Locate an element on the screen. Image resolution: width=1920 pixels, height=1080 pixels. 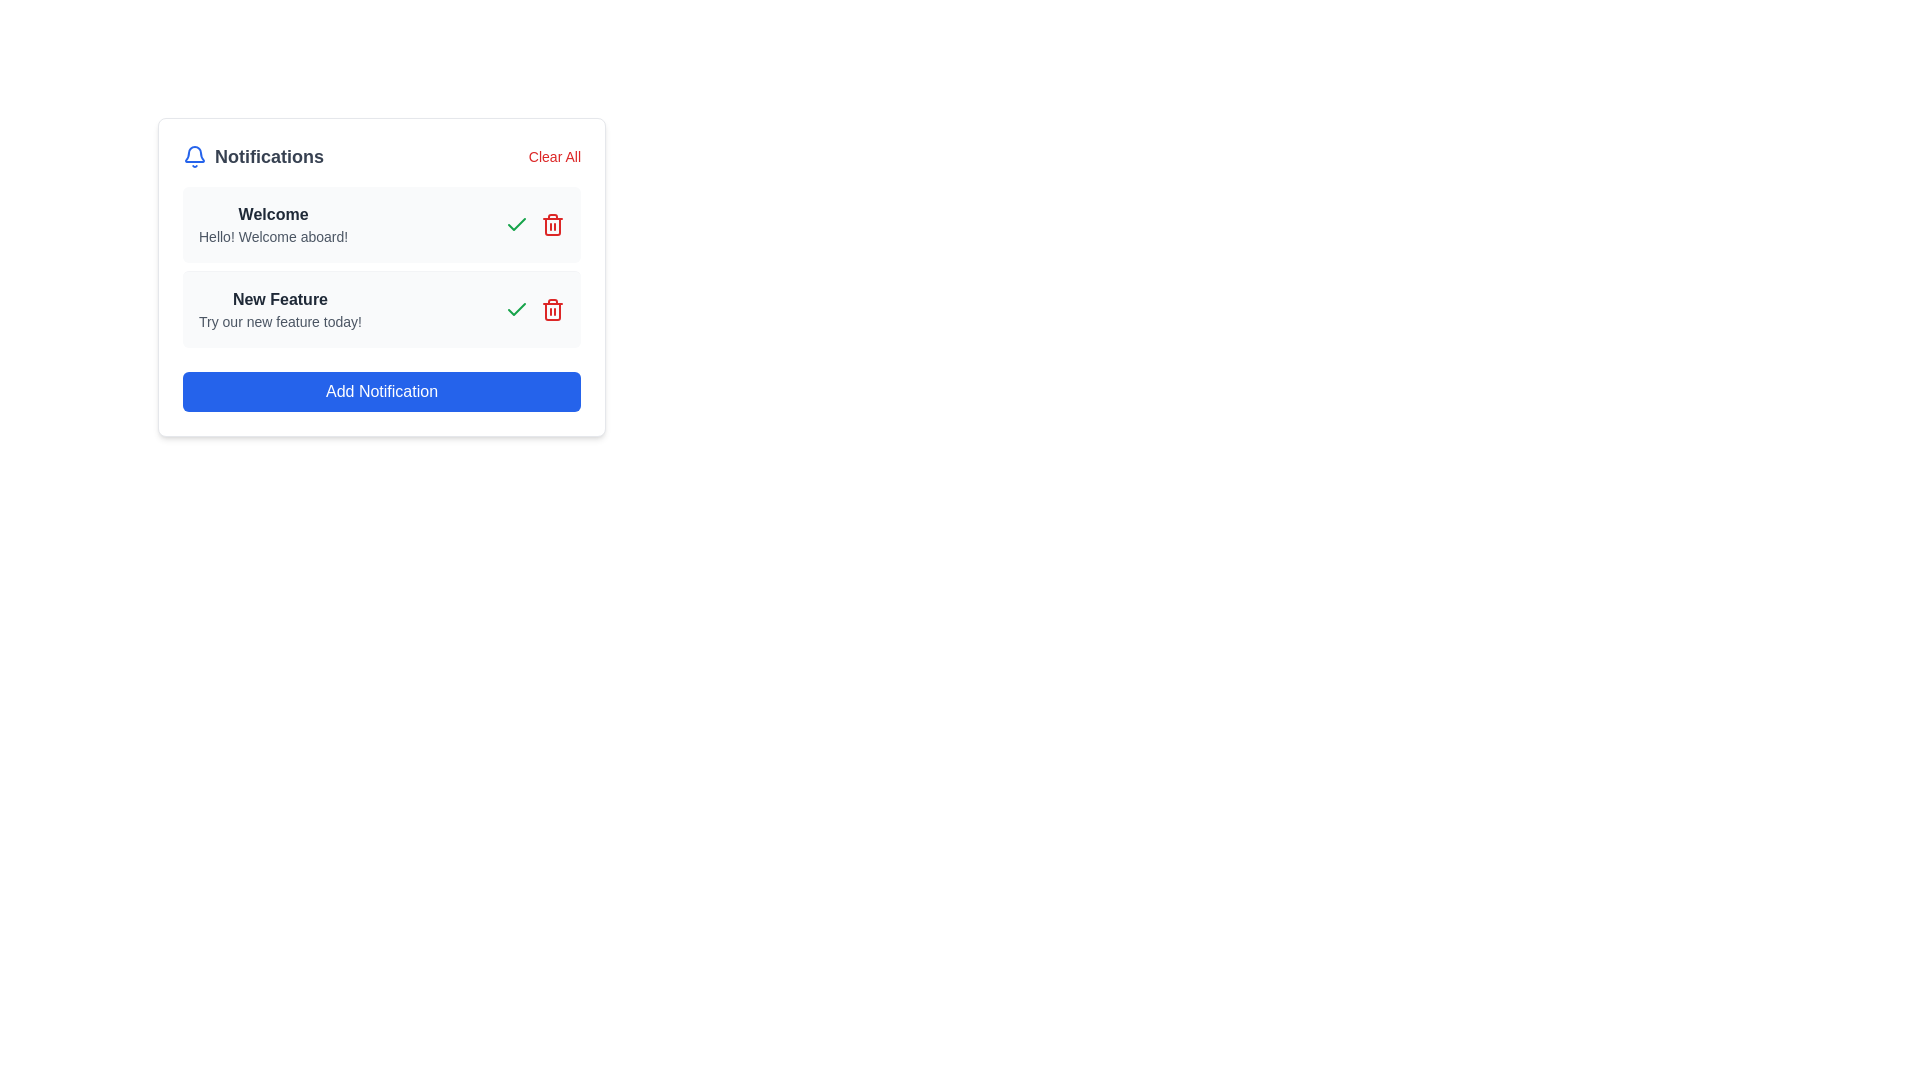
the bold 'Welcome' text label in the notification card, which is prominently positioned above the smaller text 'Hello! Welcome aboard!' is located at coordinates (272, 215).